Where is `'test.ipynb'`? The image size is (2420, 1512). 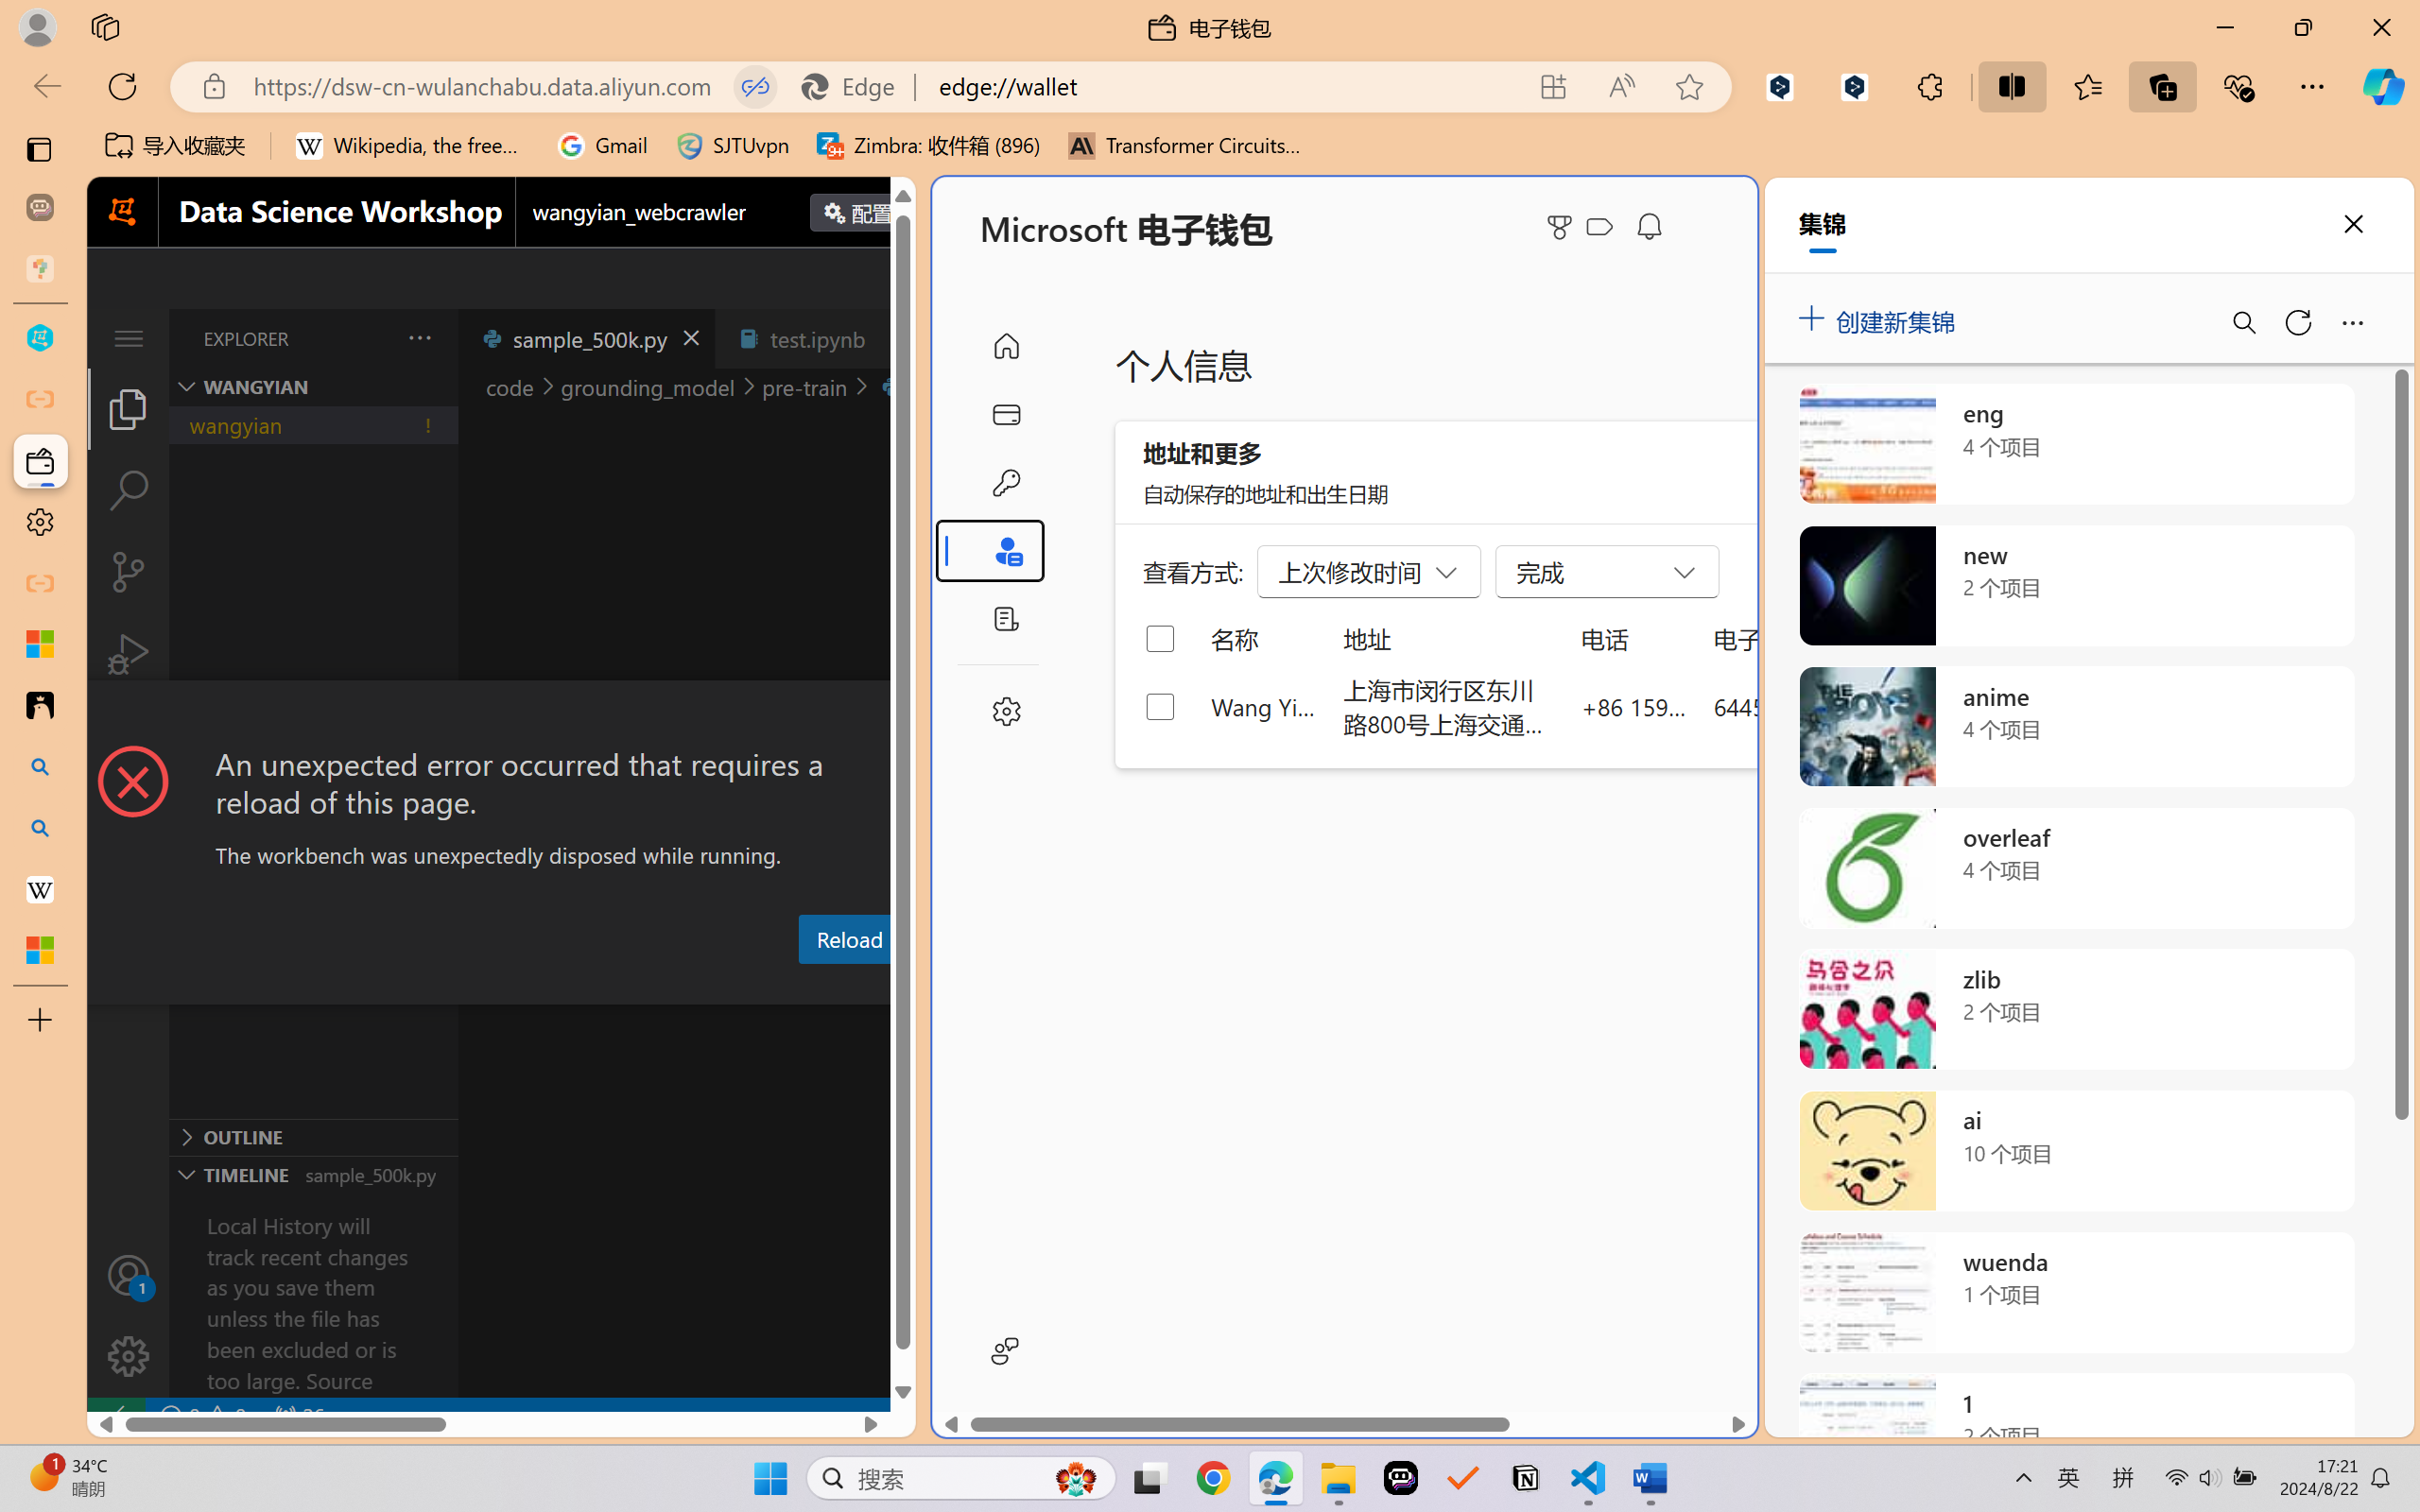
'test.ipynb' is located at coordinates (817, 337).